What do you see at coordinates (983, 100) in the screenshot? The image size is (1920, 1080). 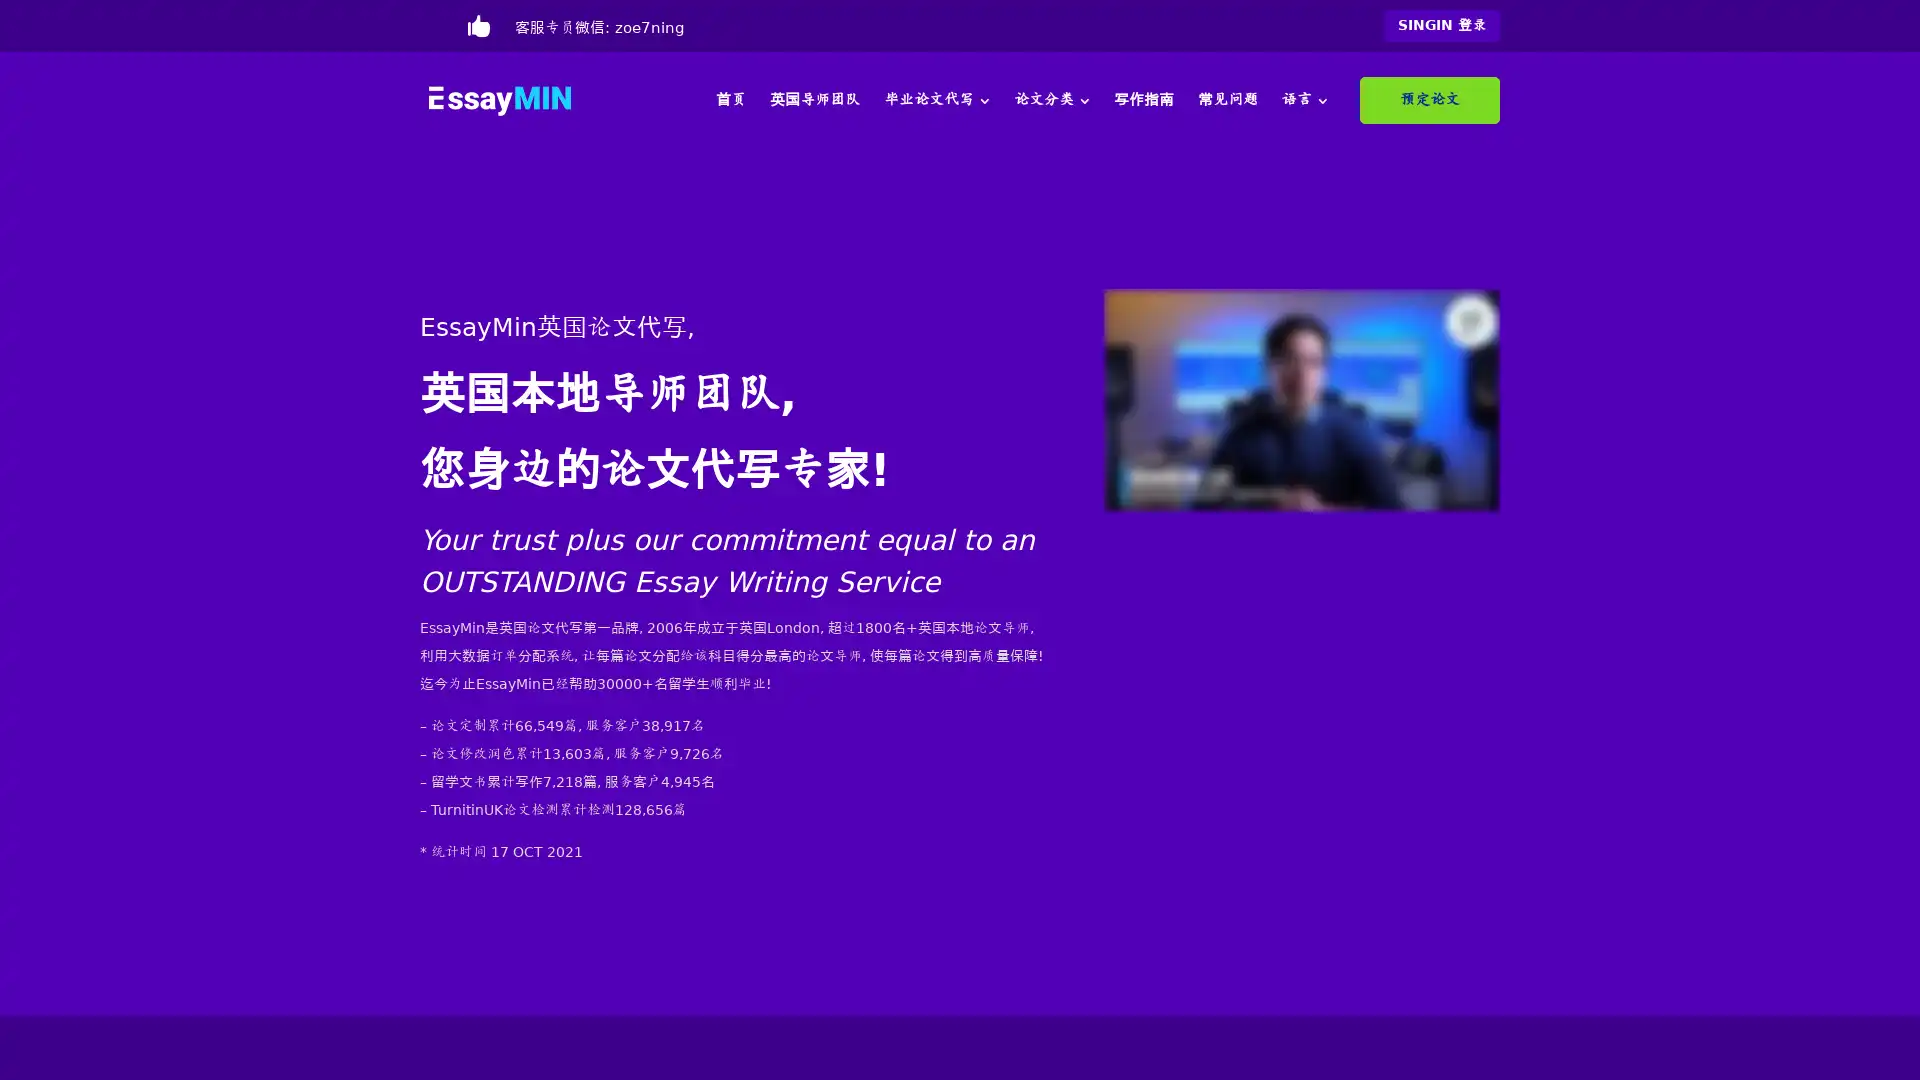 I see `3` at bounding box center [983, 100].